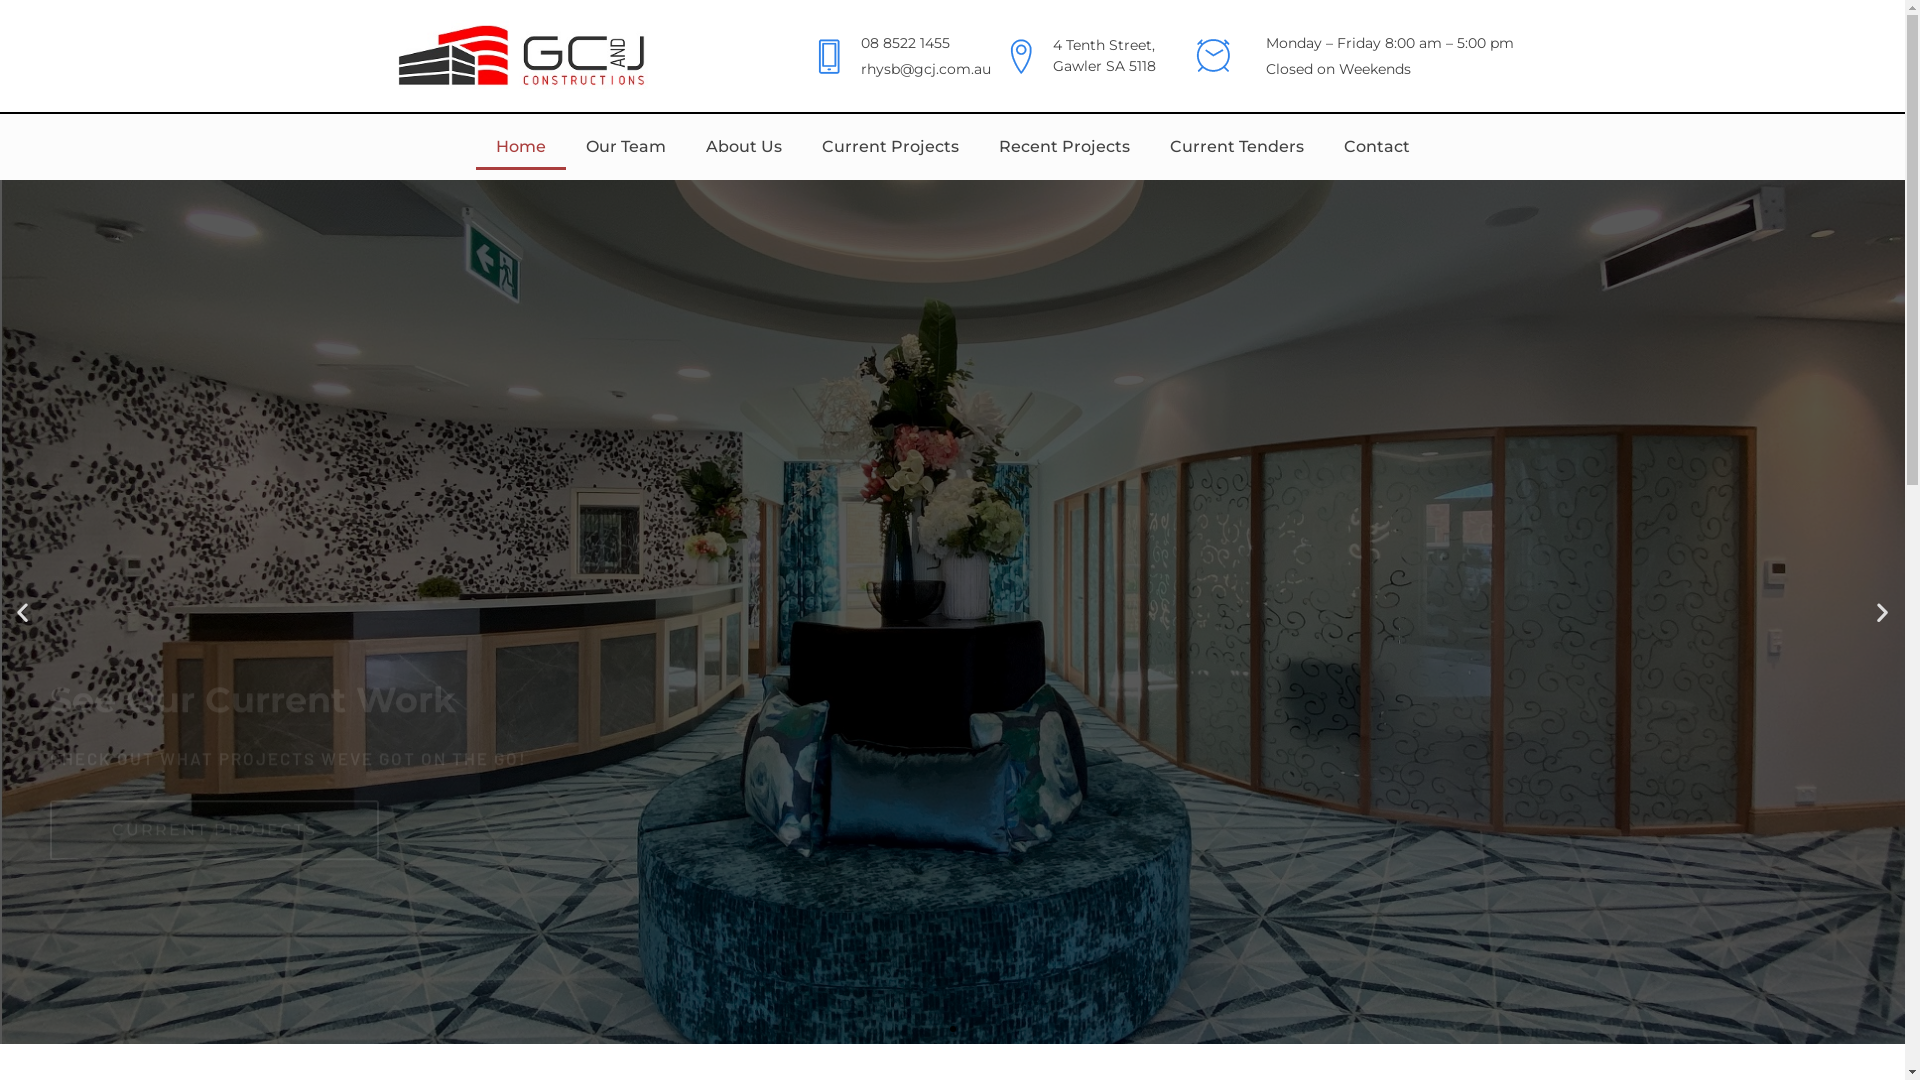 The height and width of the screenshot is (1080, 1920). Describe the element at coordinates (1236, 145) in the screenshot. I see `'Current Tenders'` at that location.